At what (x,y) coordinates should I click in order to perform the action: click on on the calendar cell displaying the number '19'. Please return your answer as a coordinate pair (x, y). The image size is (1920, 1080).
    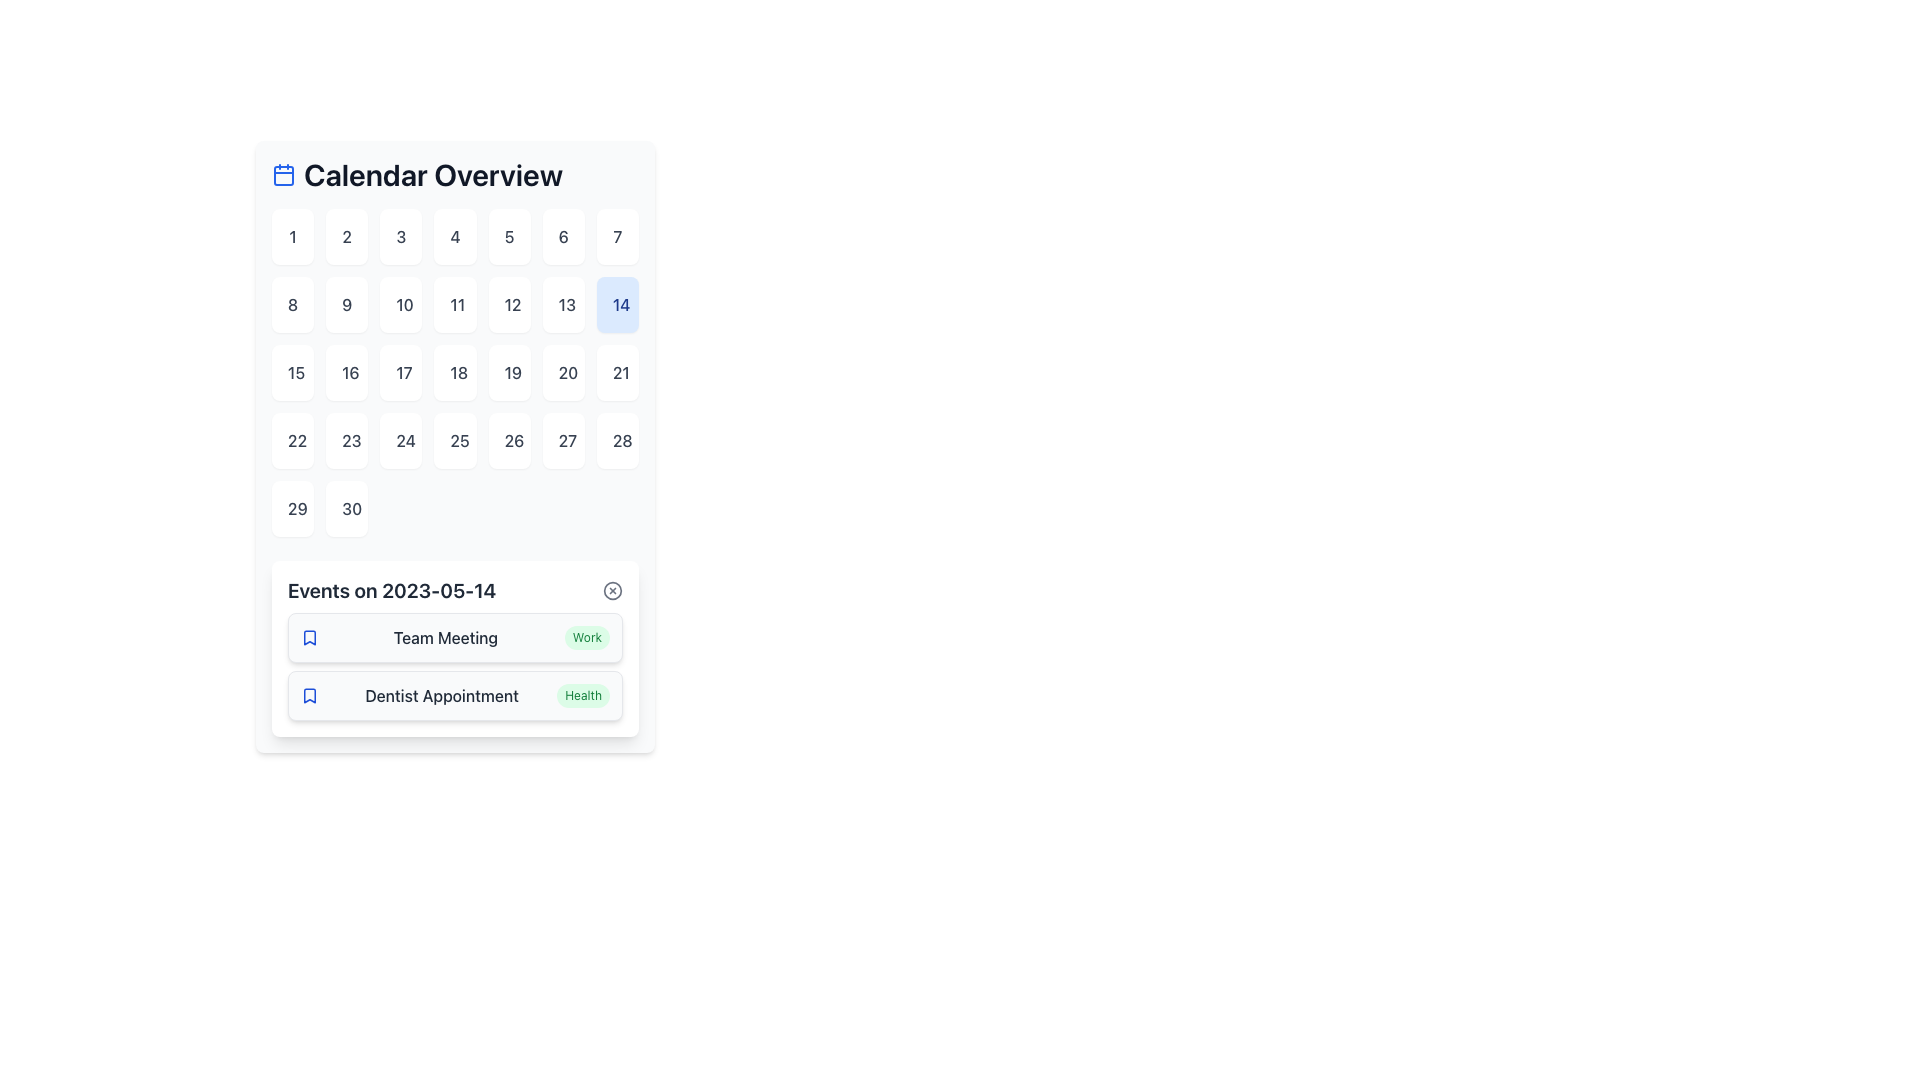
    Looking at the image, I should click on (509, 373).